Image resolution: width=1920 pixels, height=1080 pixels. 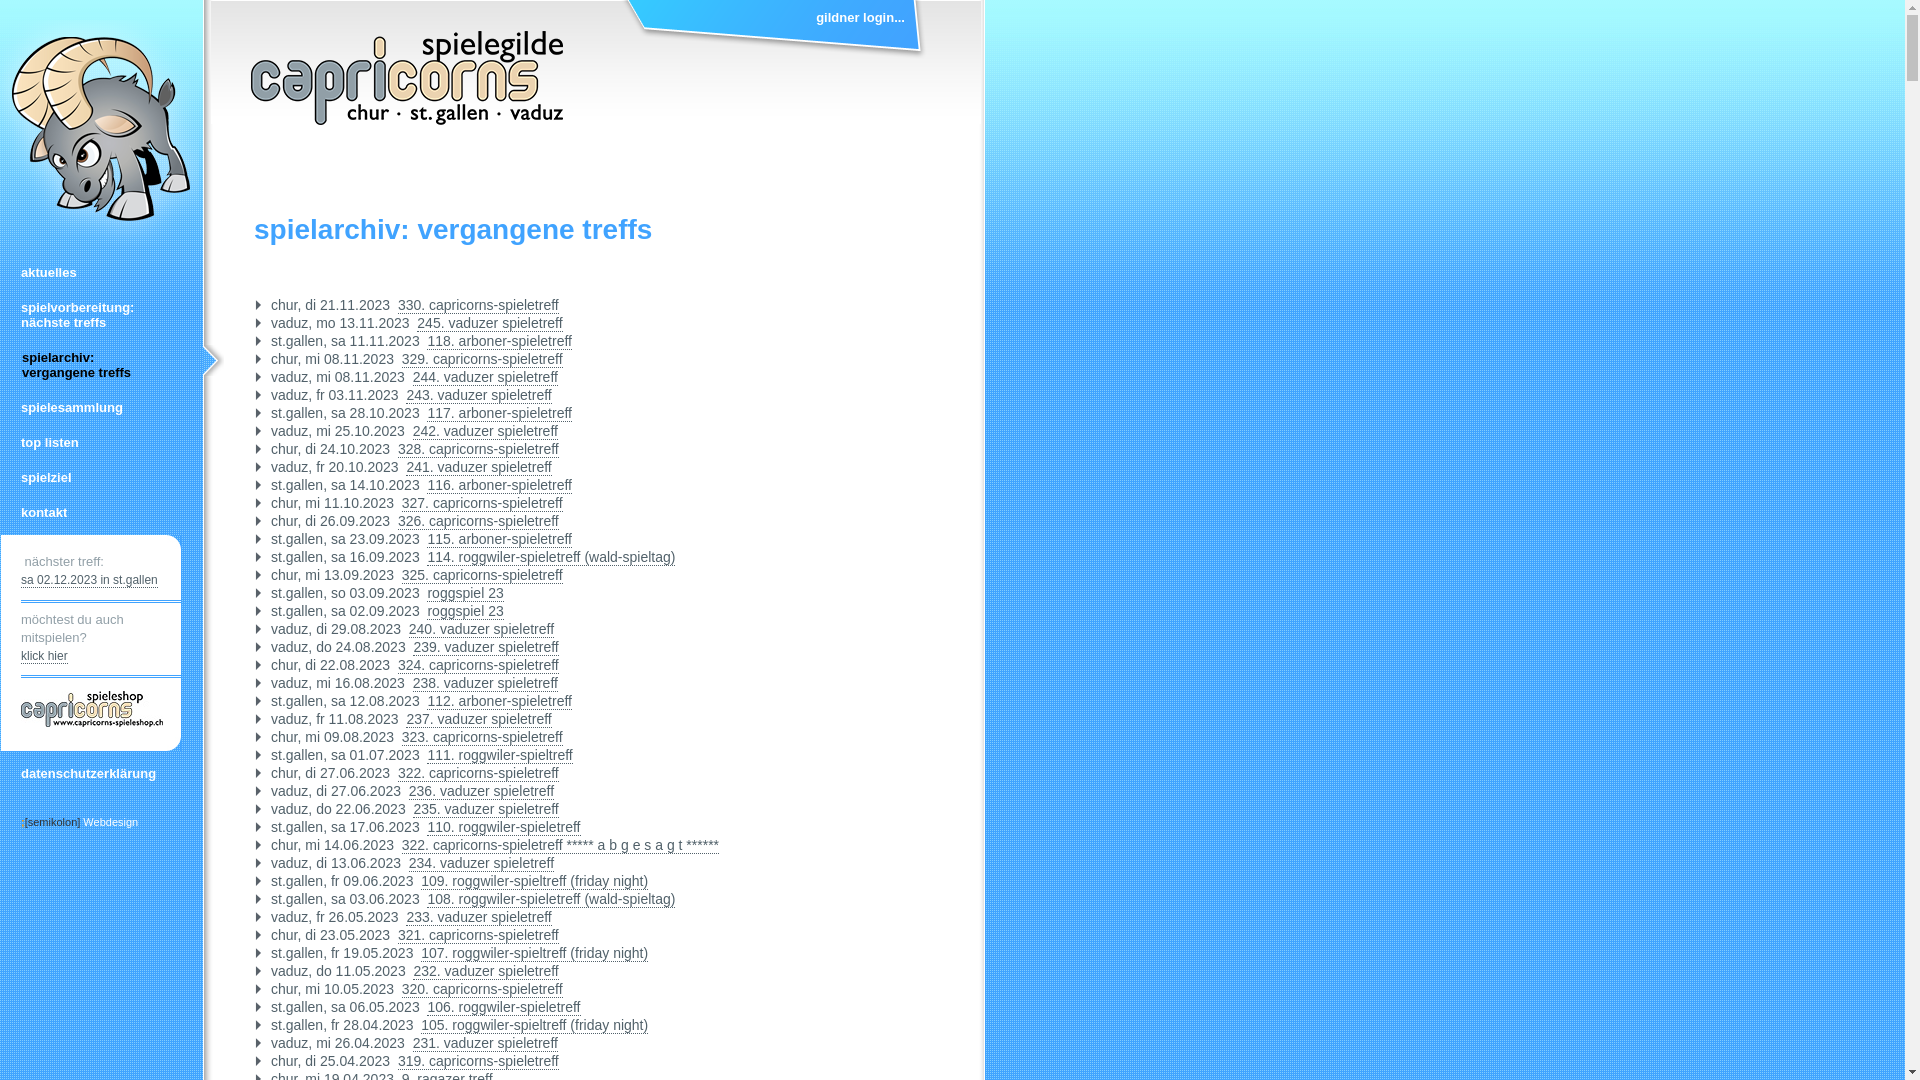 I want to click on '321. capricorns-spieletreff', so click(x=477, y=935).